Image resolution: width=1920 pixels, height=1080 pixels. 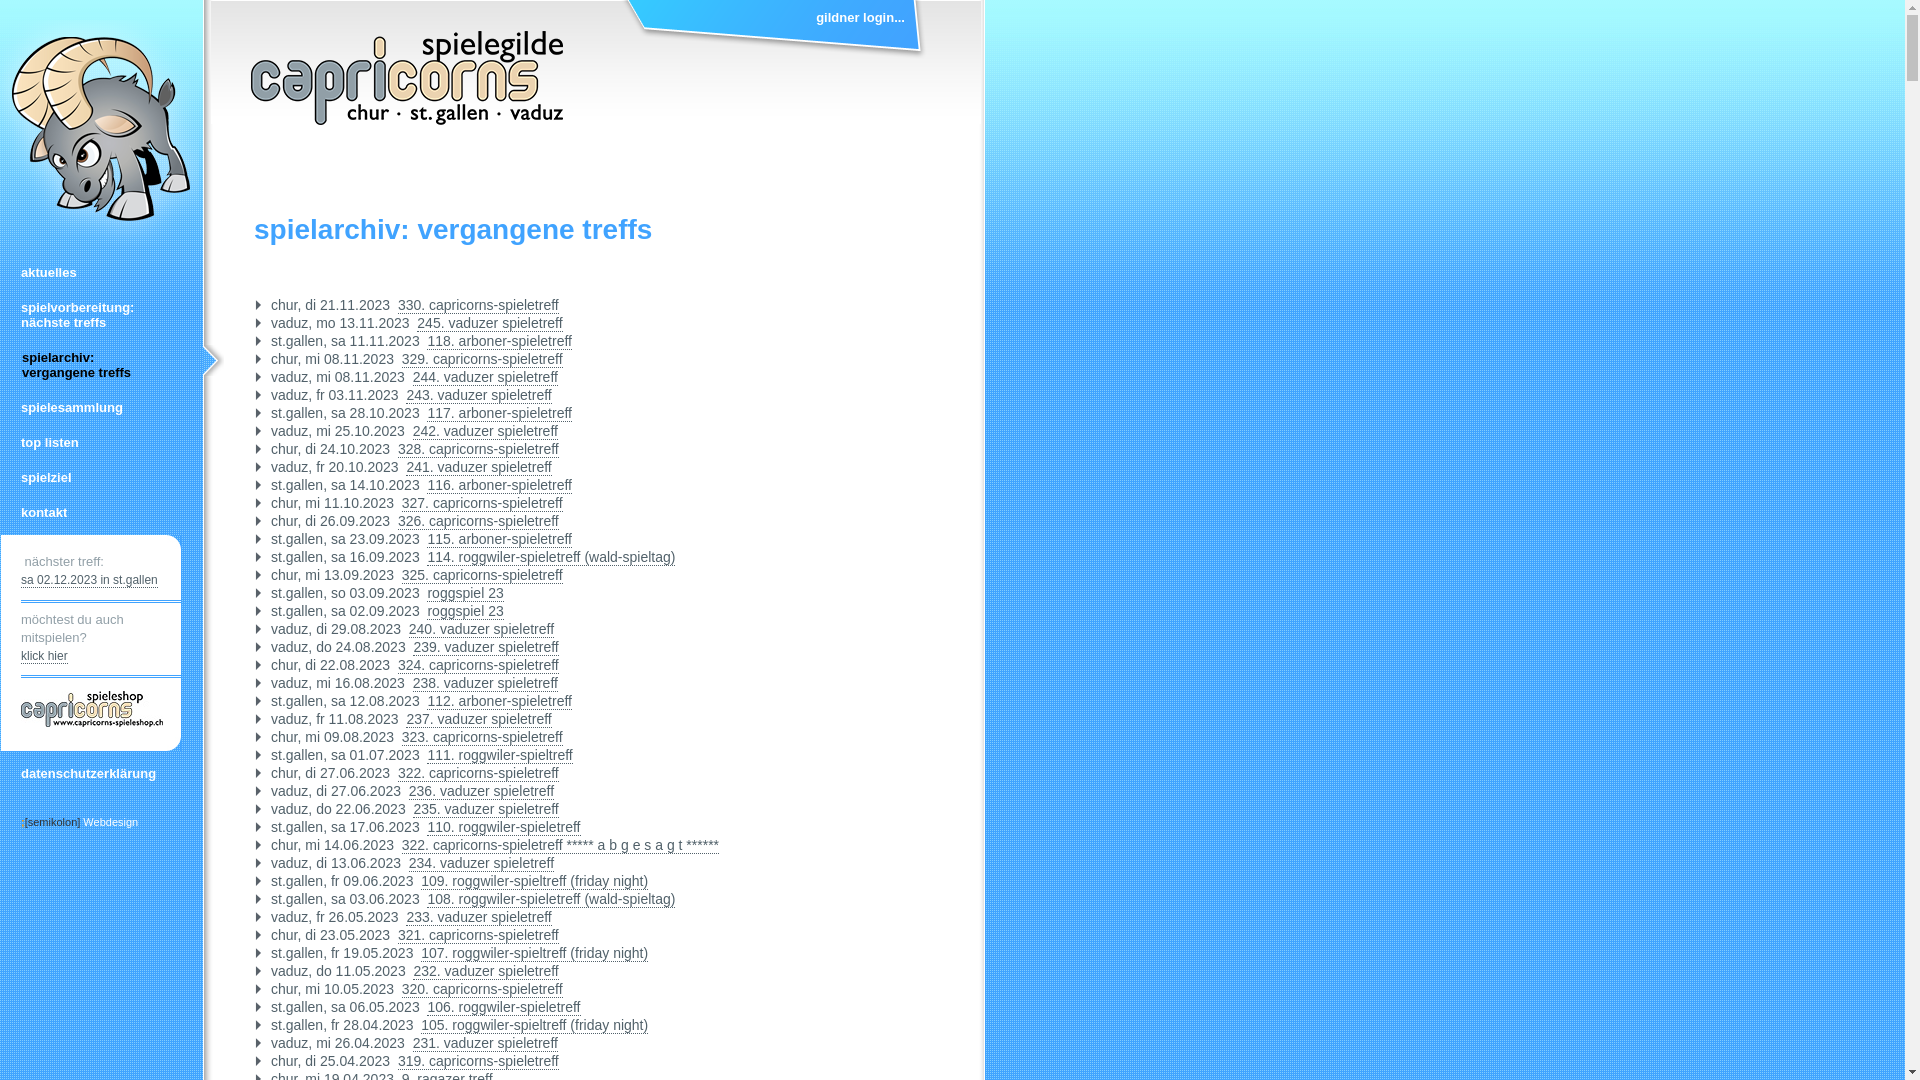 I want to click on '321. capricorns-spieletreff', so click(x=477, y=935).